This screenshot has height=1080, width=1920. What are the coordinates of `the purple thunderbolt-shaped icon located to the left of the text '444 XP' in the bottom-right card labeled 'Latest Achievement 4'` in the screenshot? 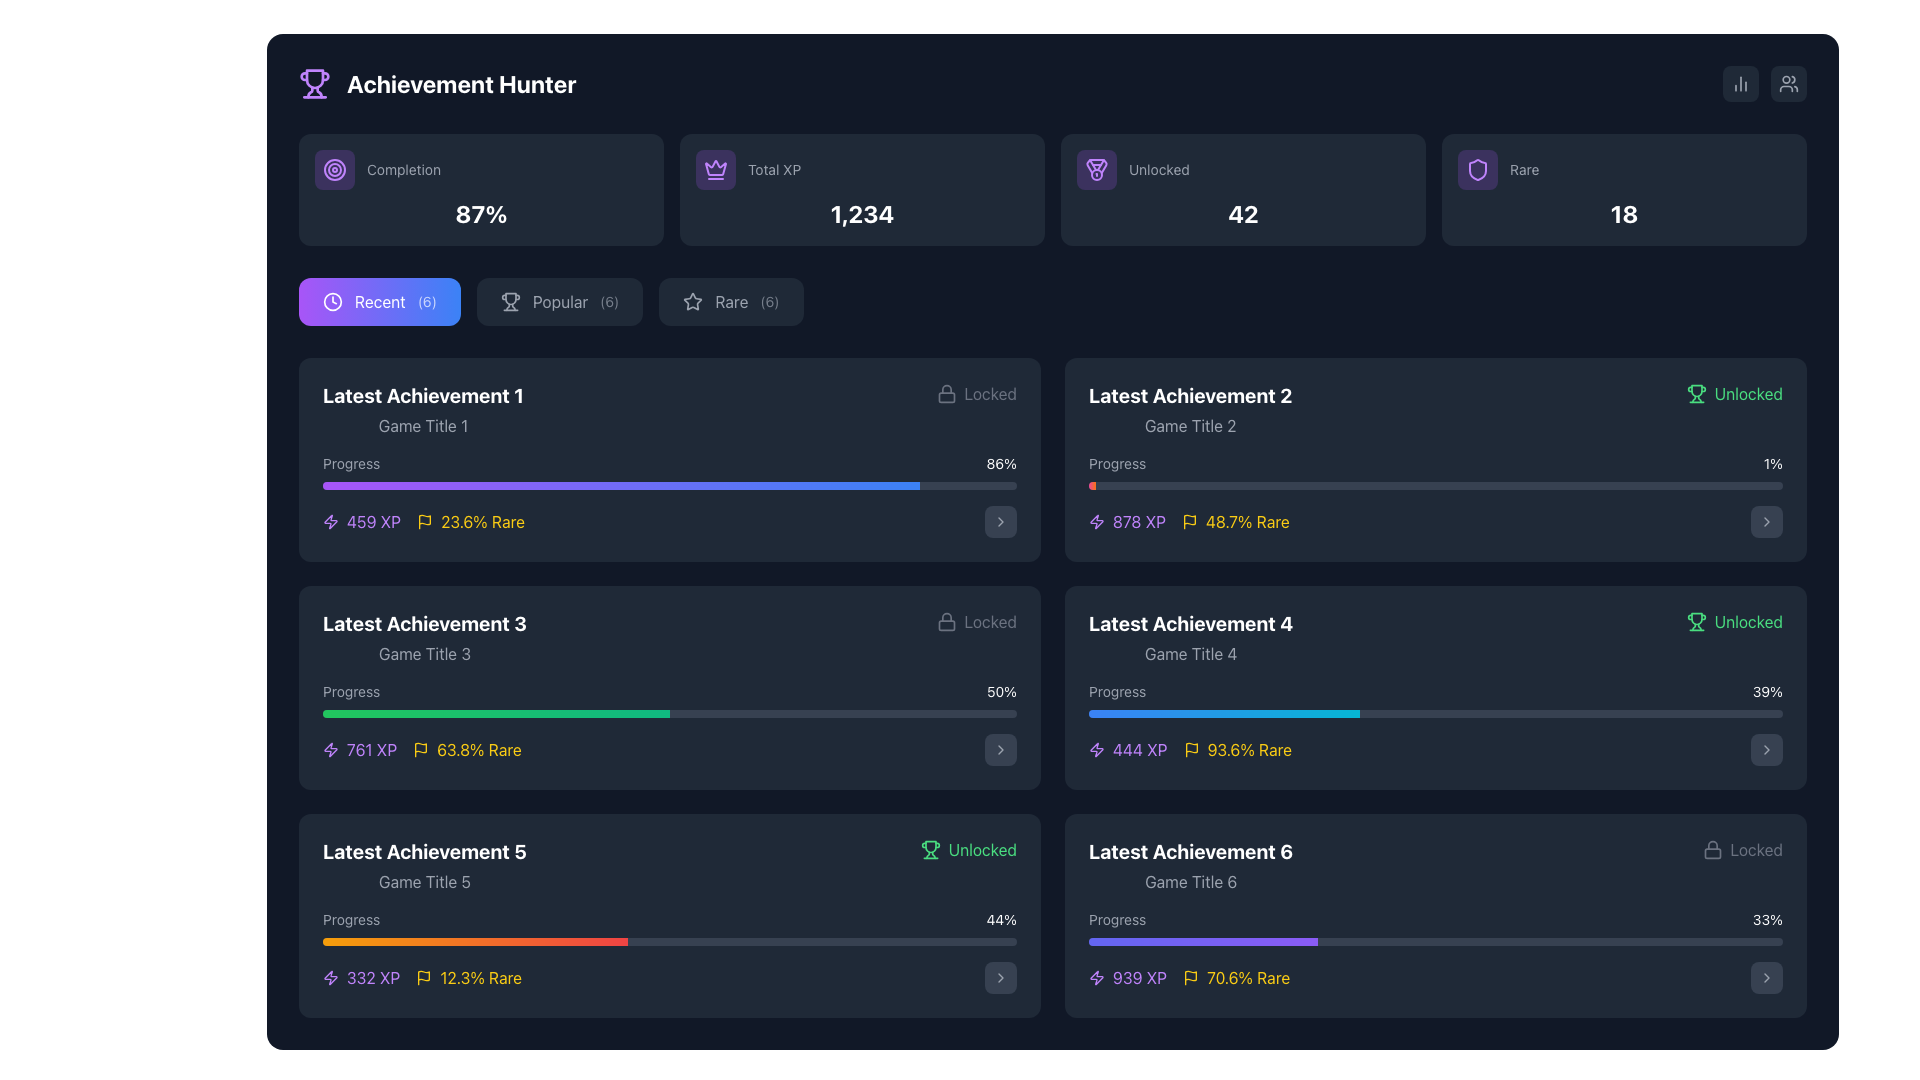 It's located at (1096, 749).